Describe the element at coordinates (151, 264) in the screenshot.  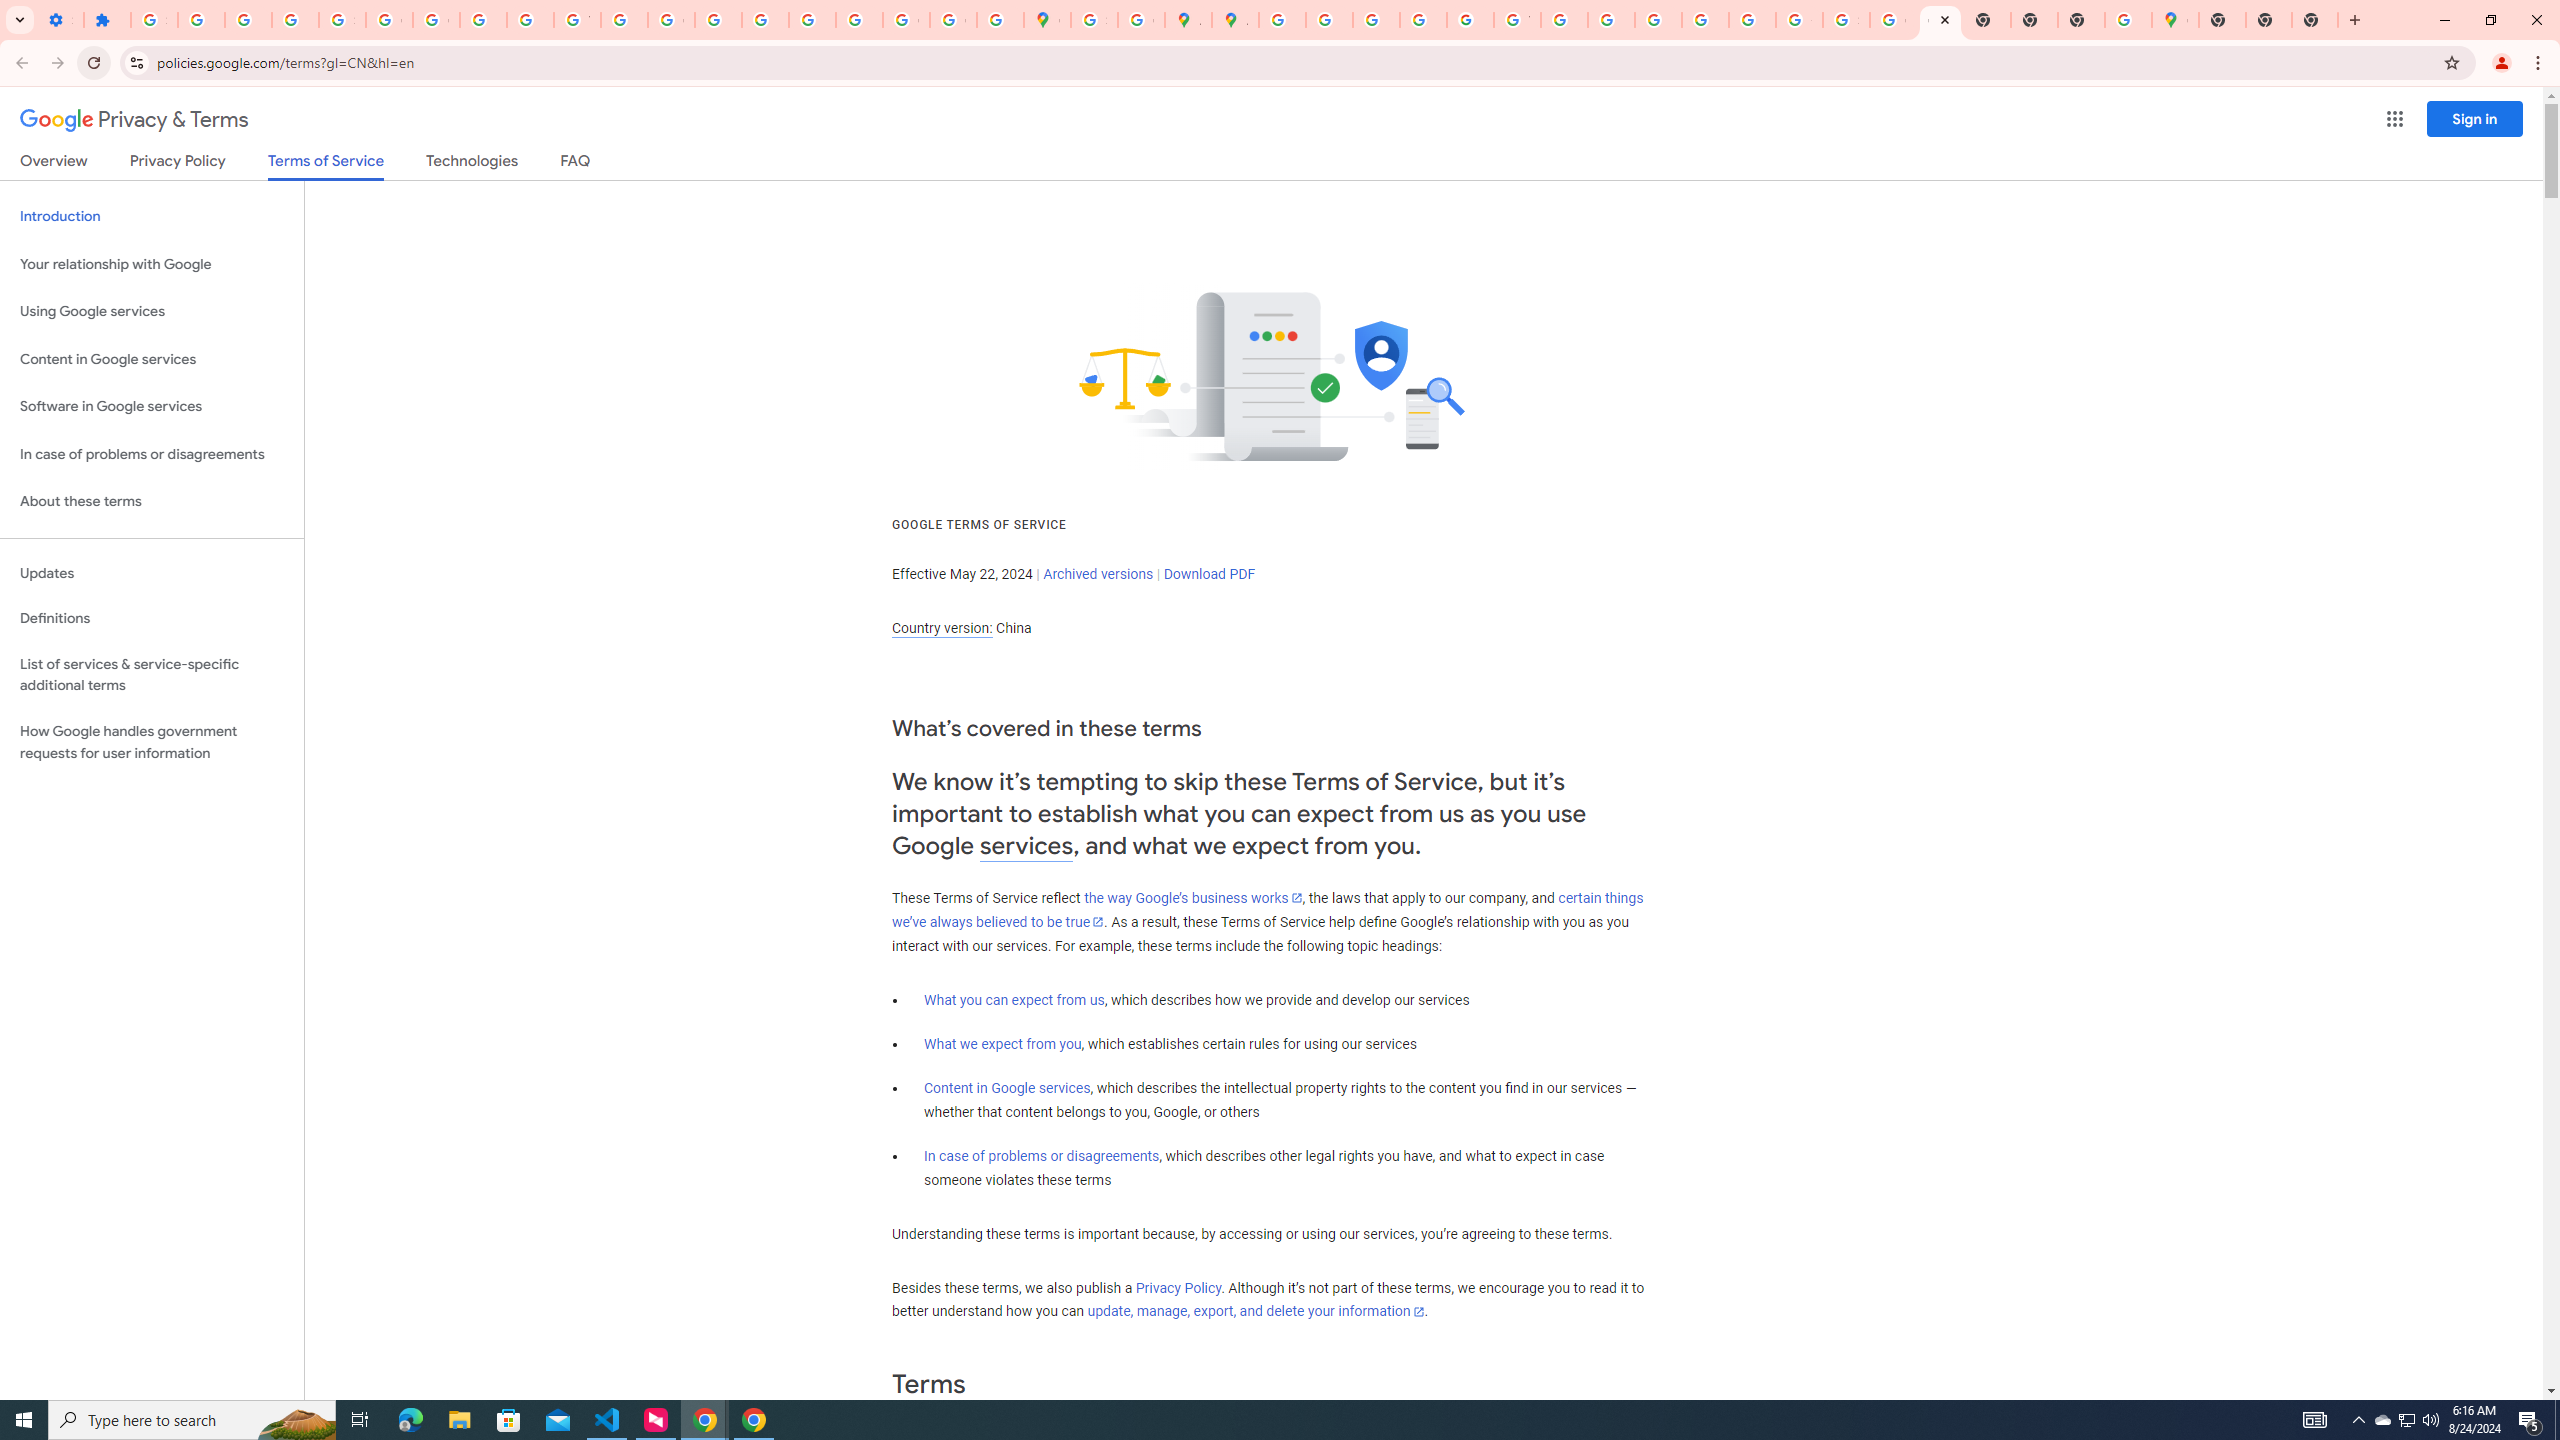
I see `'Your relationship with Google'` at that location.